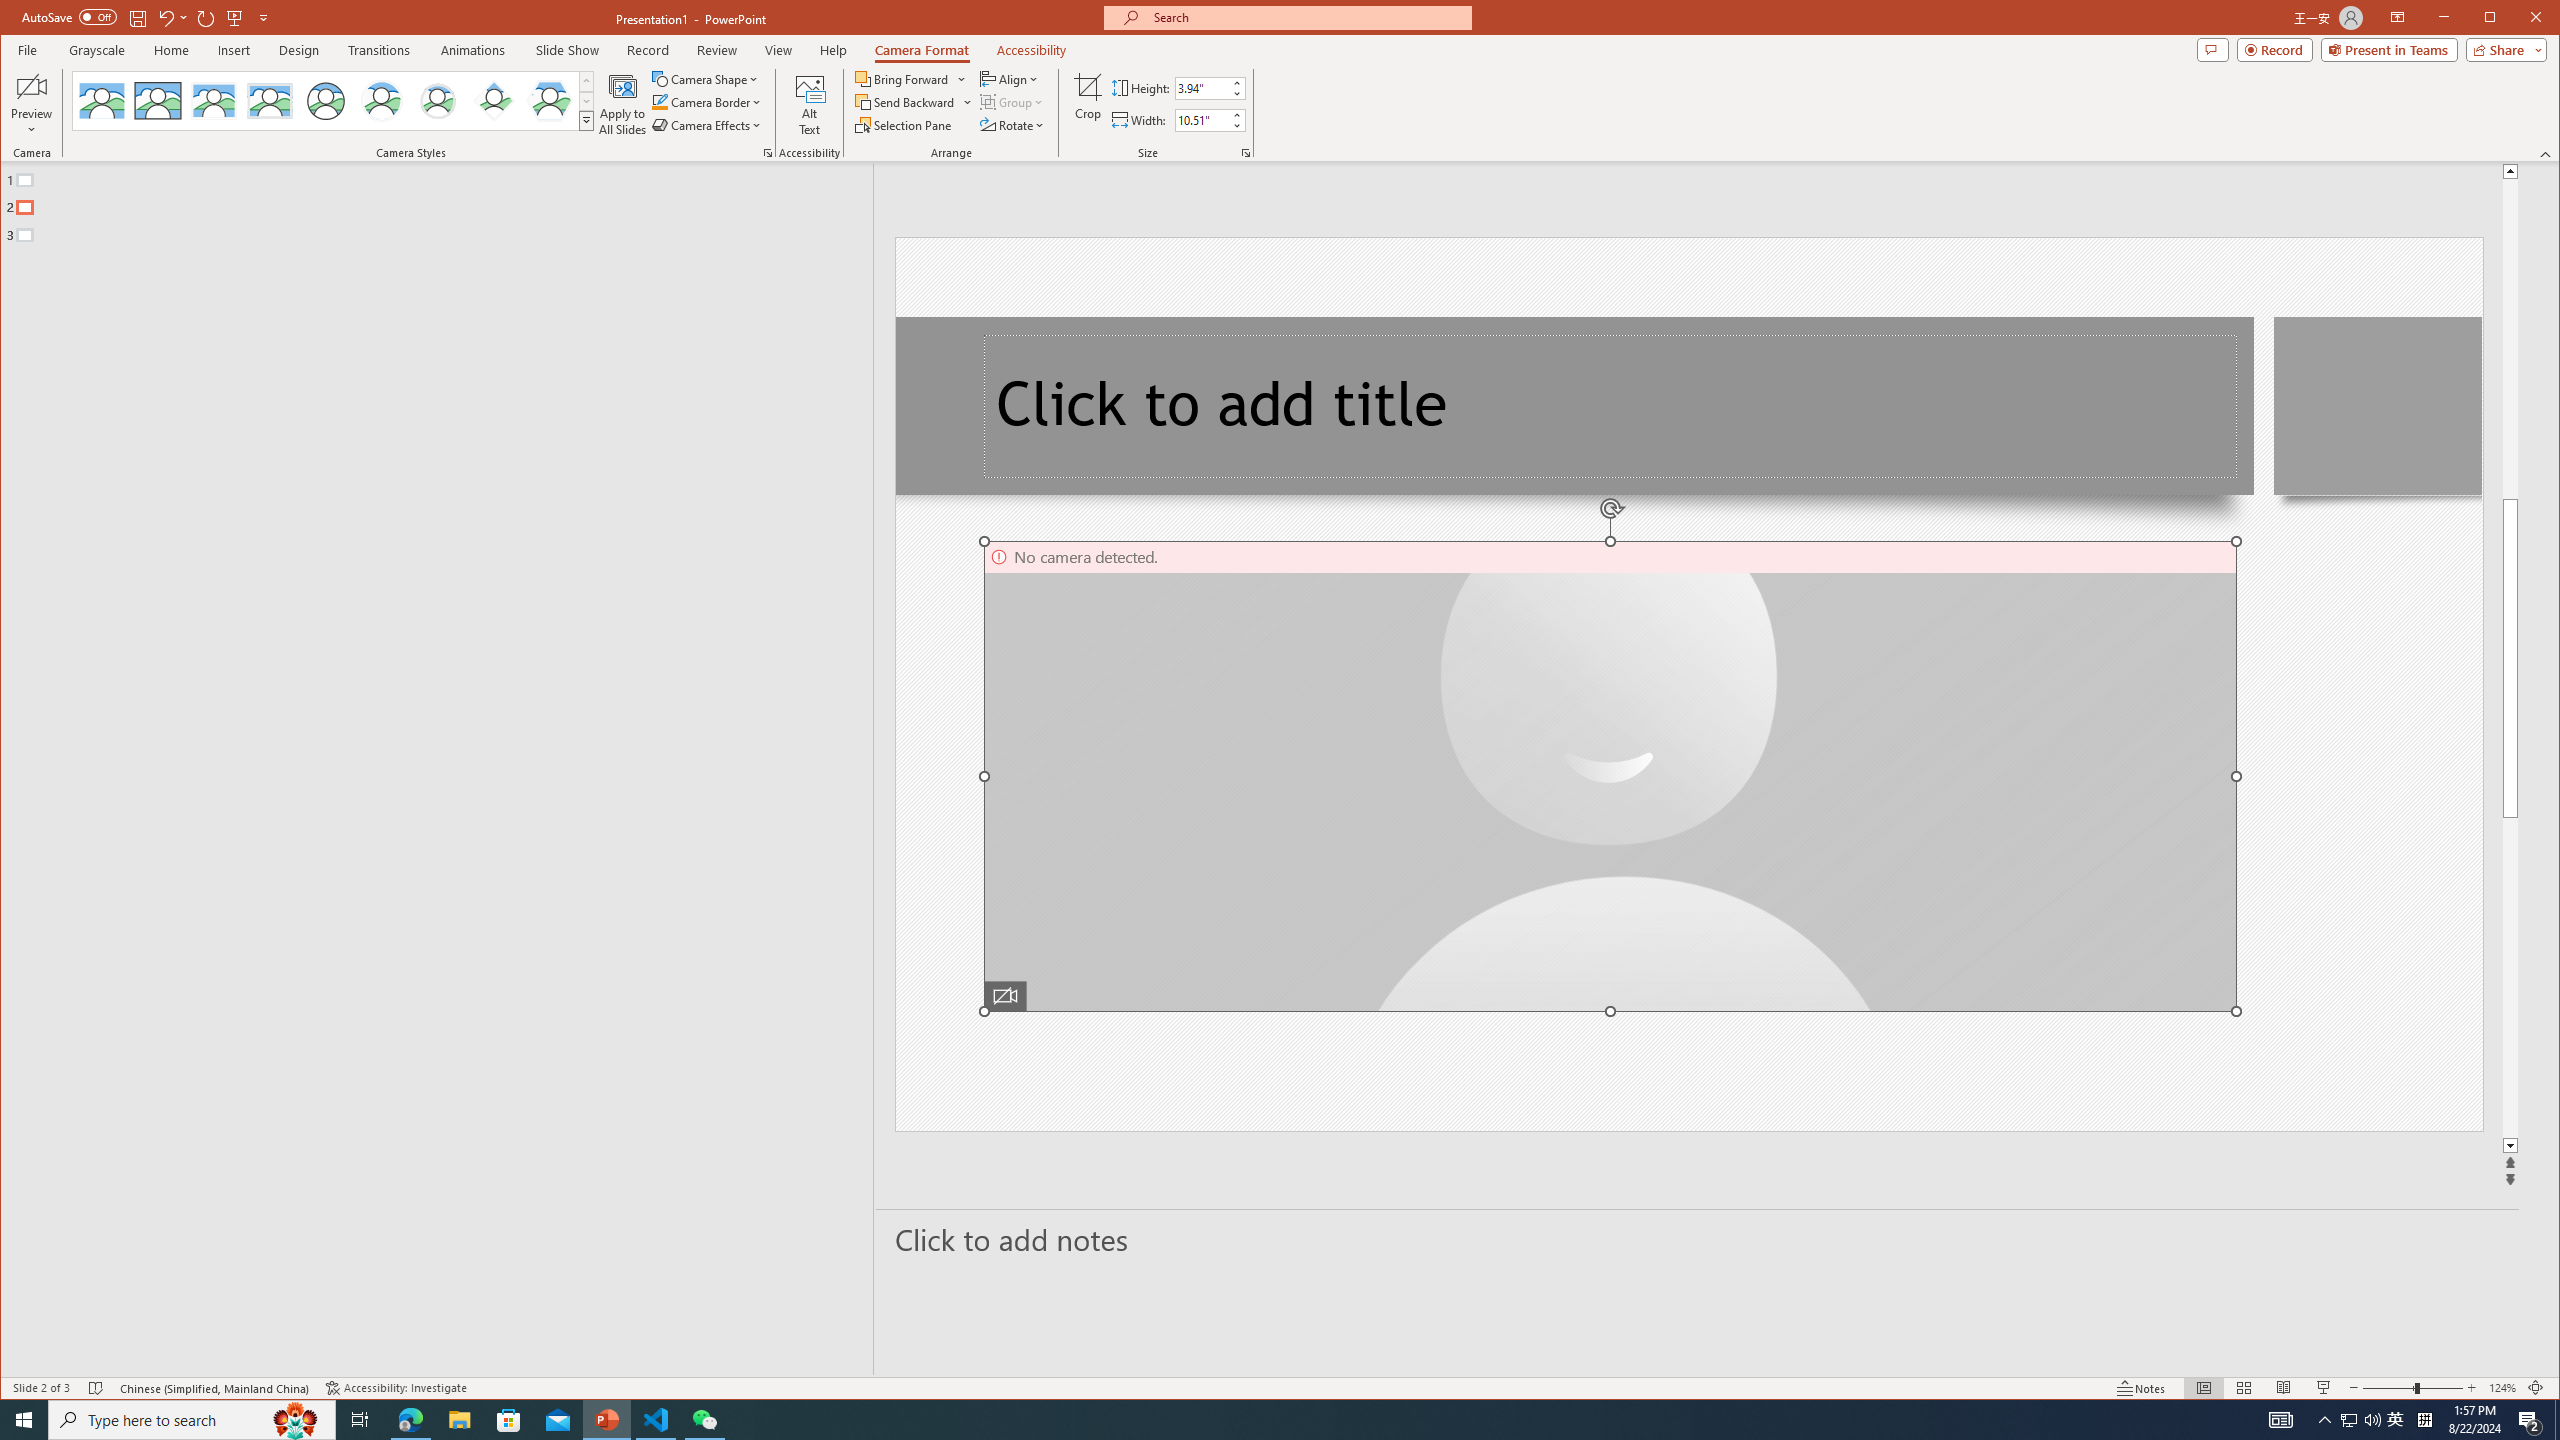  Describe the element at coordinates (135, 16) in the screenshot. I see `'Save'` at that location.